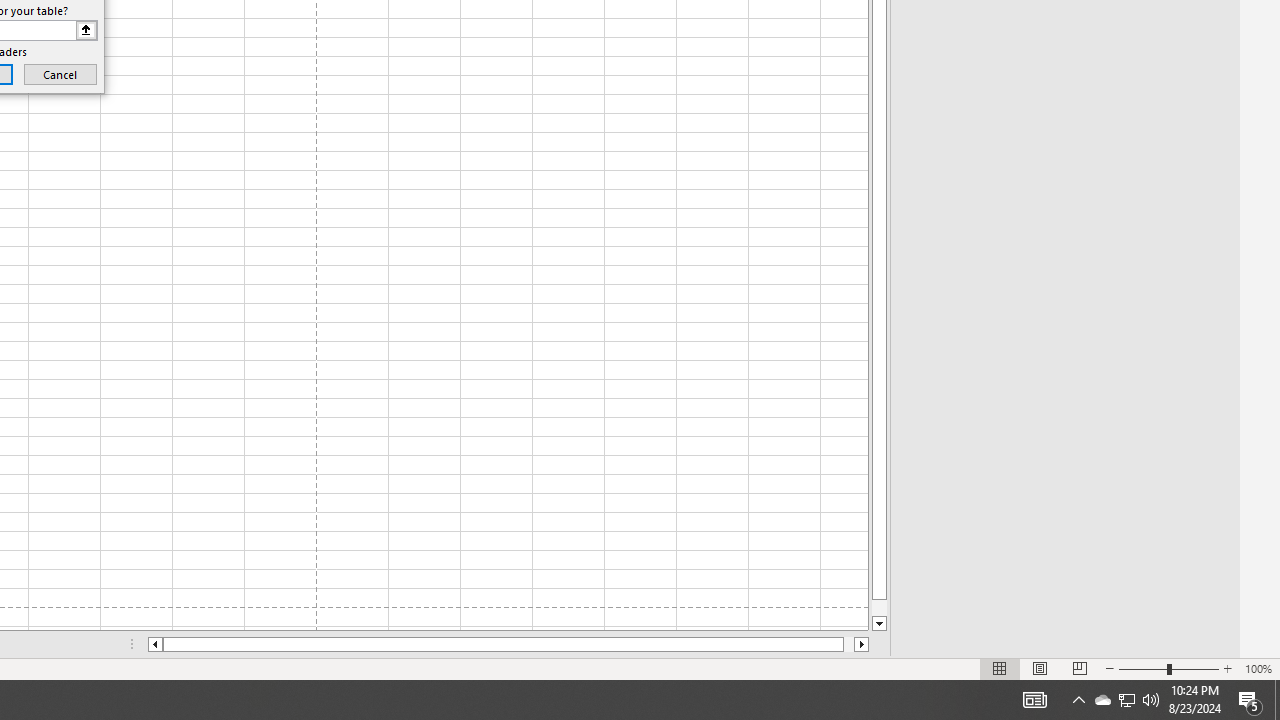  I want to click on 'Column right', so click(862, 644).